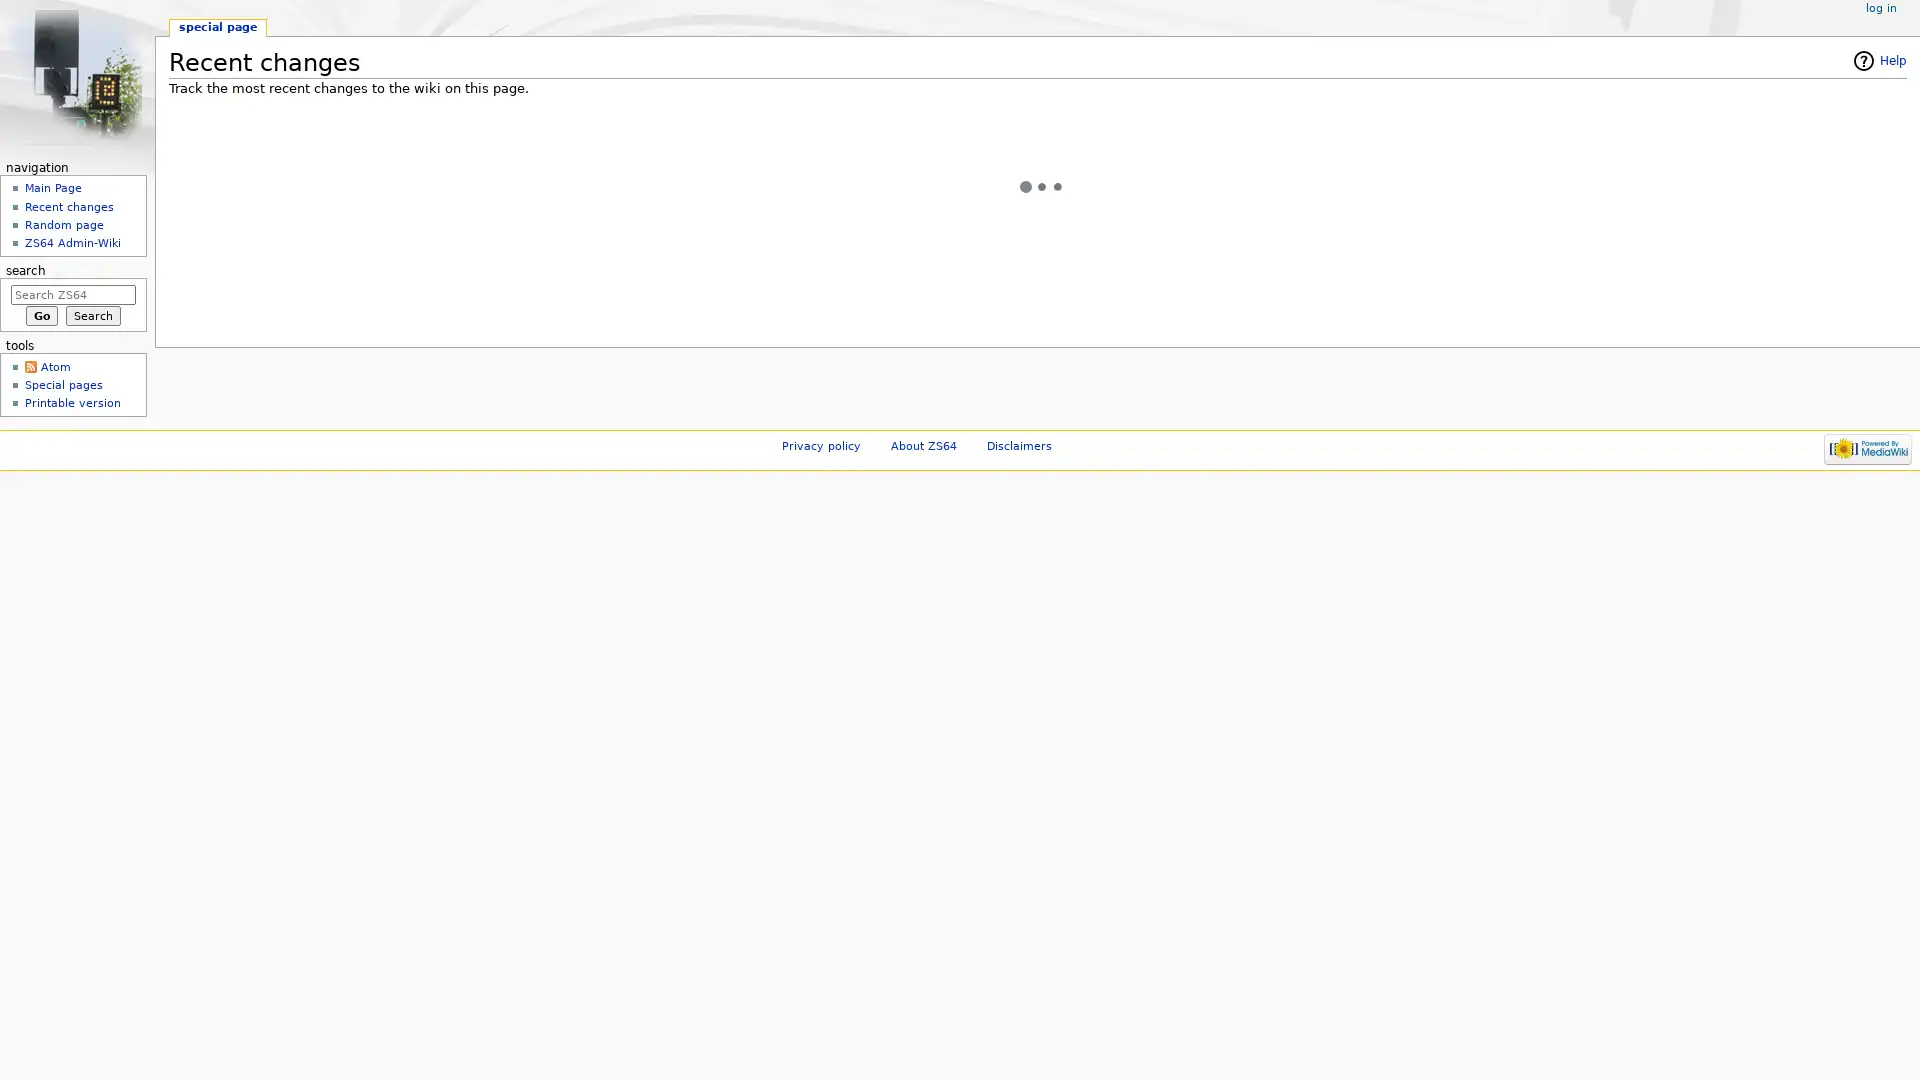  What do you see at coordinates (92, 315) in the screenshot?
I see `Search` at bounding box center [92, 315].